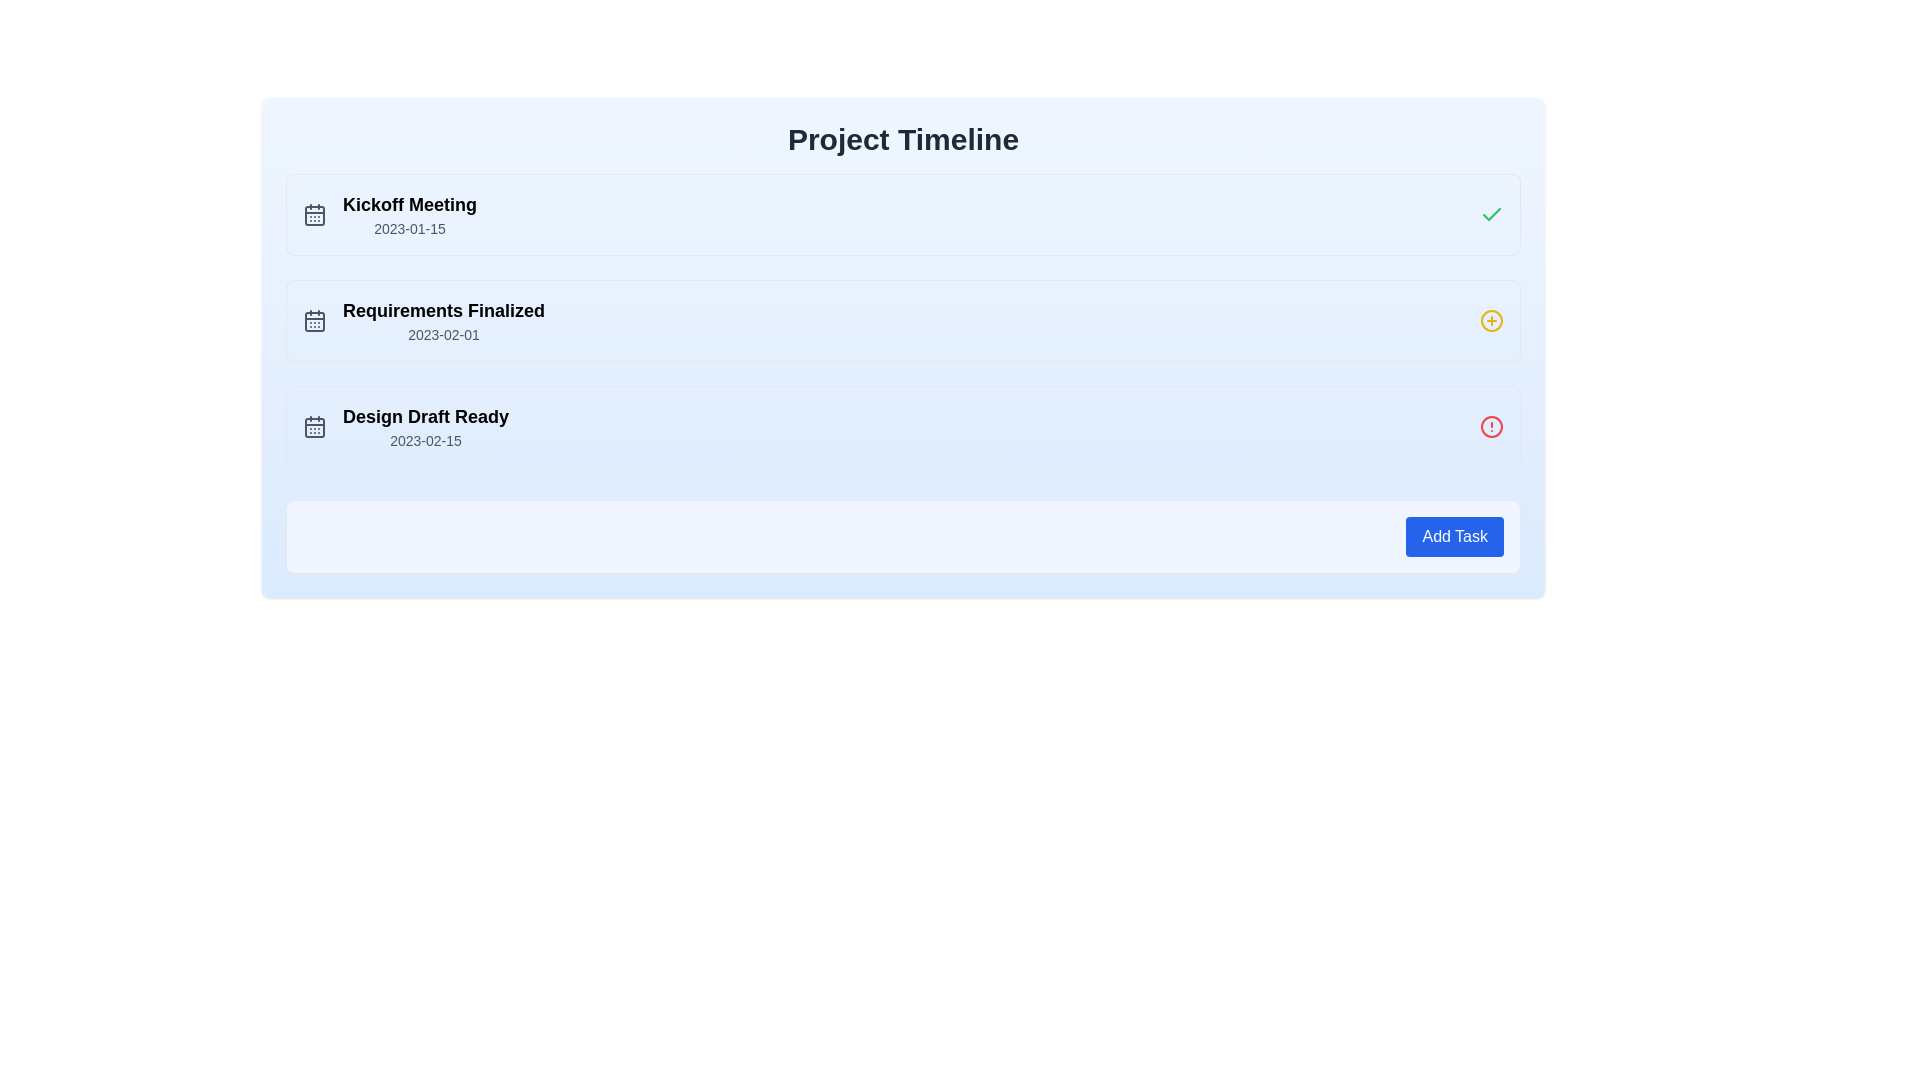 This screenshot has height=1080, width=1920. Describe the element at coordinates (314, 319) in the screenshot. I see `the calendar icon located in the left section of the row labeled 'Requirements Finalized', positioned above the date '2023-02-01'` at that location.